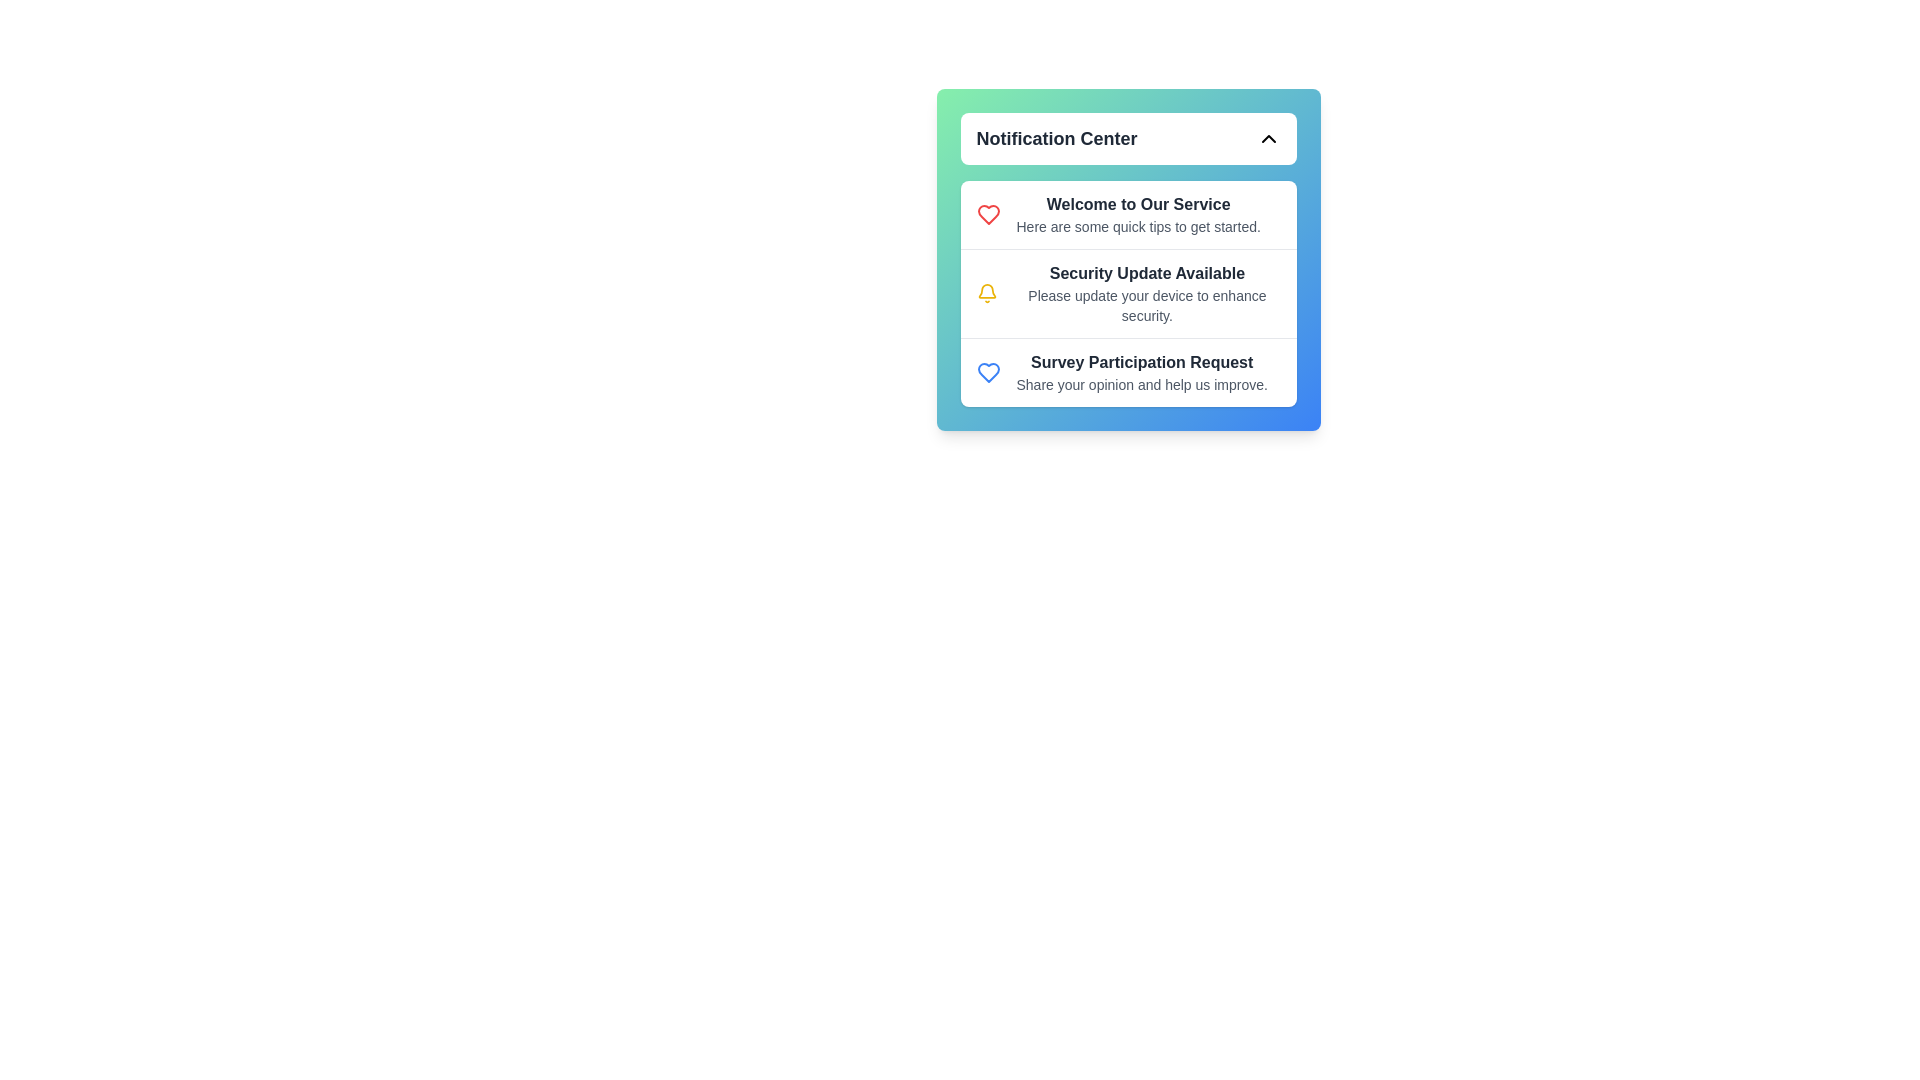  What do you see at coordinates (988, 215) in the screenshot?
I see `the icon associated with the Welcome to Our Service notification` at bounding box center [988, 215].